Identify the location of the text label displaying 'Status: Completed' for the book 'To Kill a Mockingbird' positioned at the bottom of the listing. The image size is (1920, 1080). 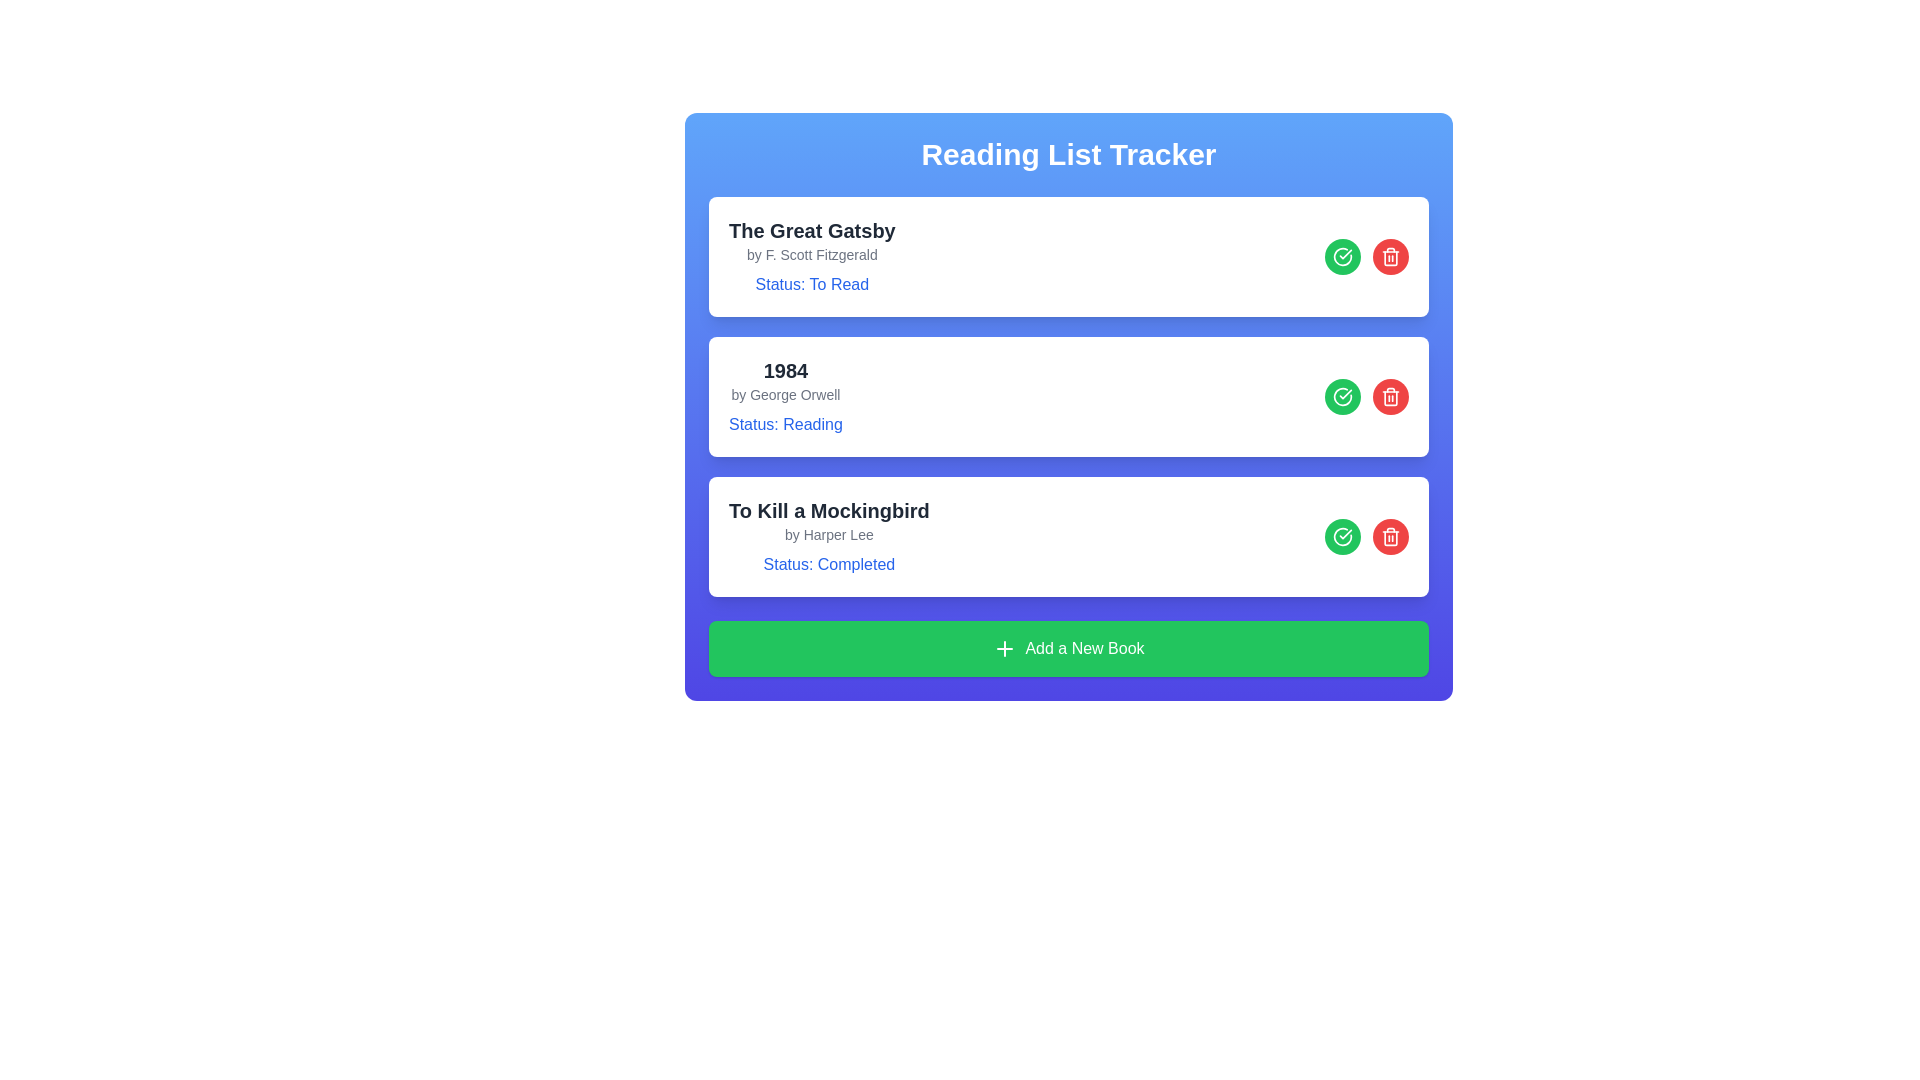
(829, 564).